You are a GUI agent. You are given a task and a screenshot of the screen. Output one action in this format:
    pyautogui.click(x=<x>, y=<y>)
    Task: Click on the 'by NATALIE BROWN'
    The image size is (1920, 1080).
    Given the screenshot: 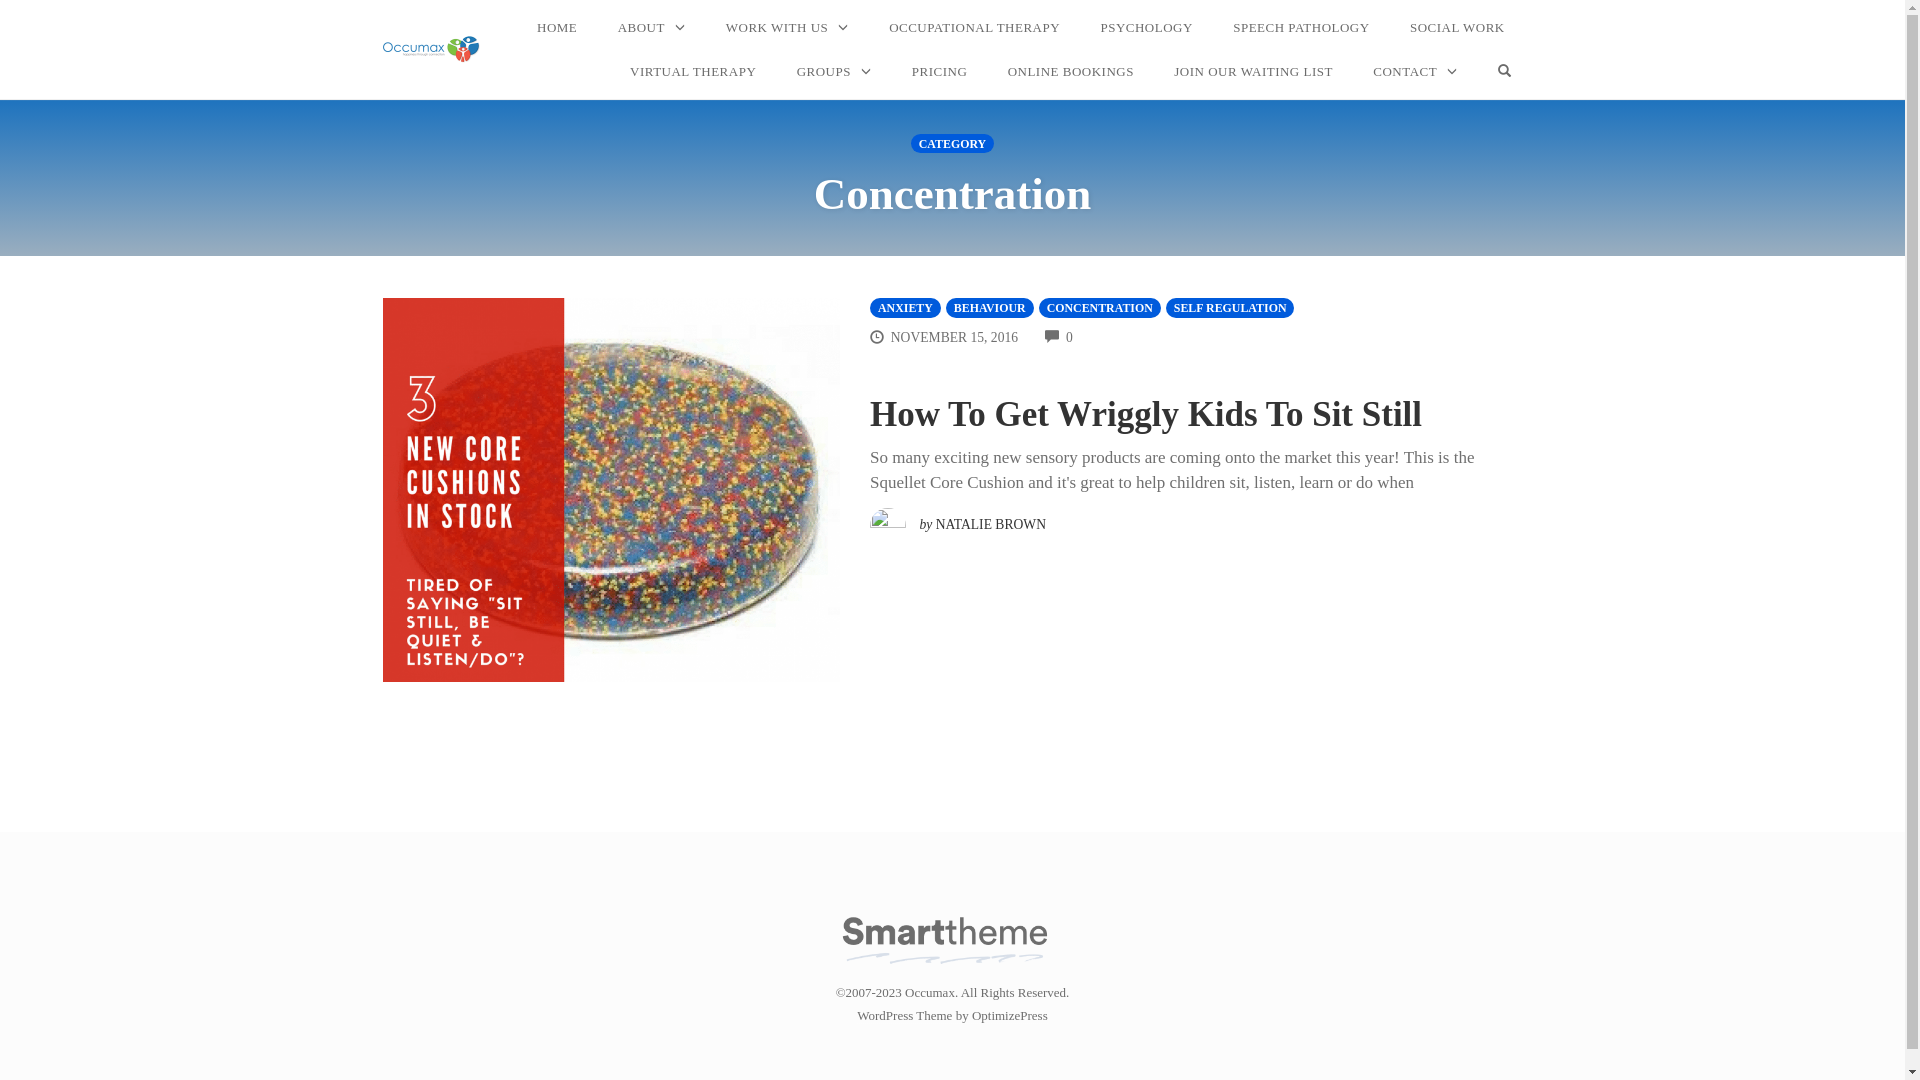 What is the action you would take?
    pyautogui.click(x=957, y=518)
    